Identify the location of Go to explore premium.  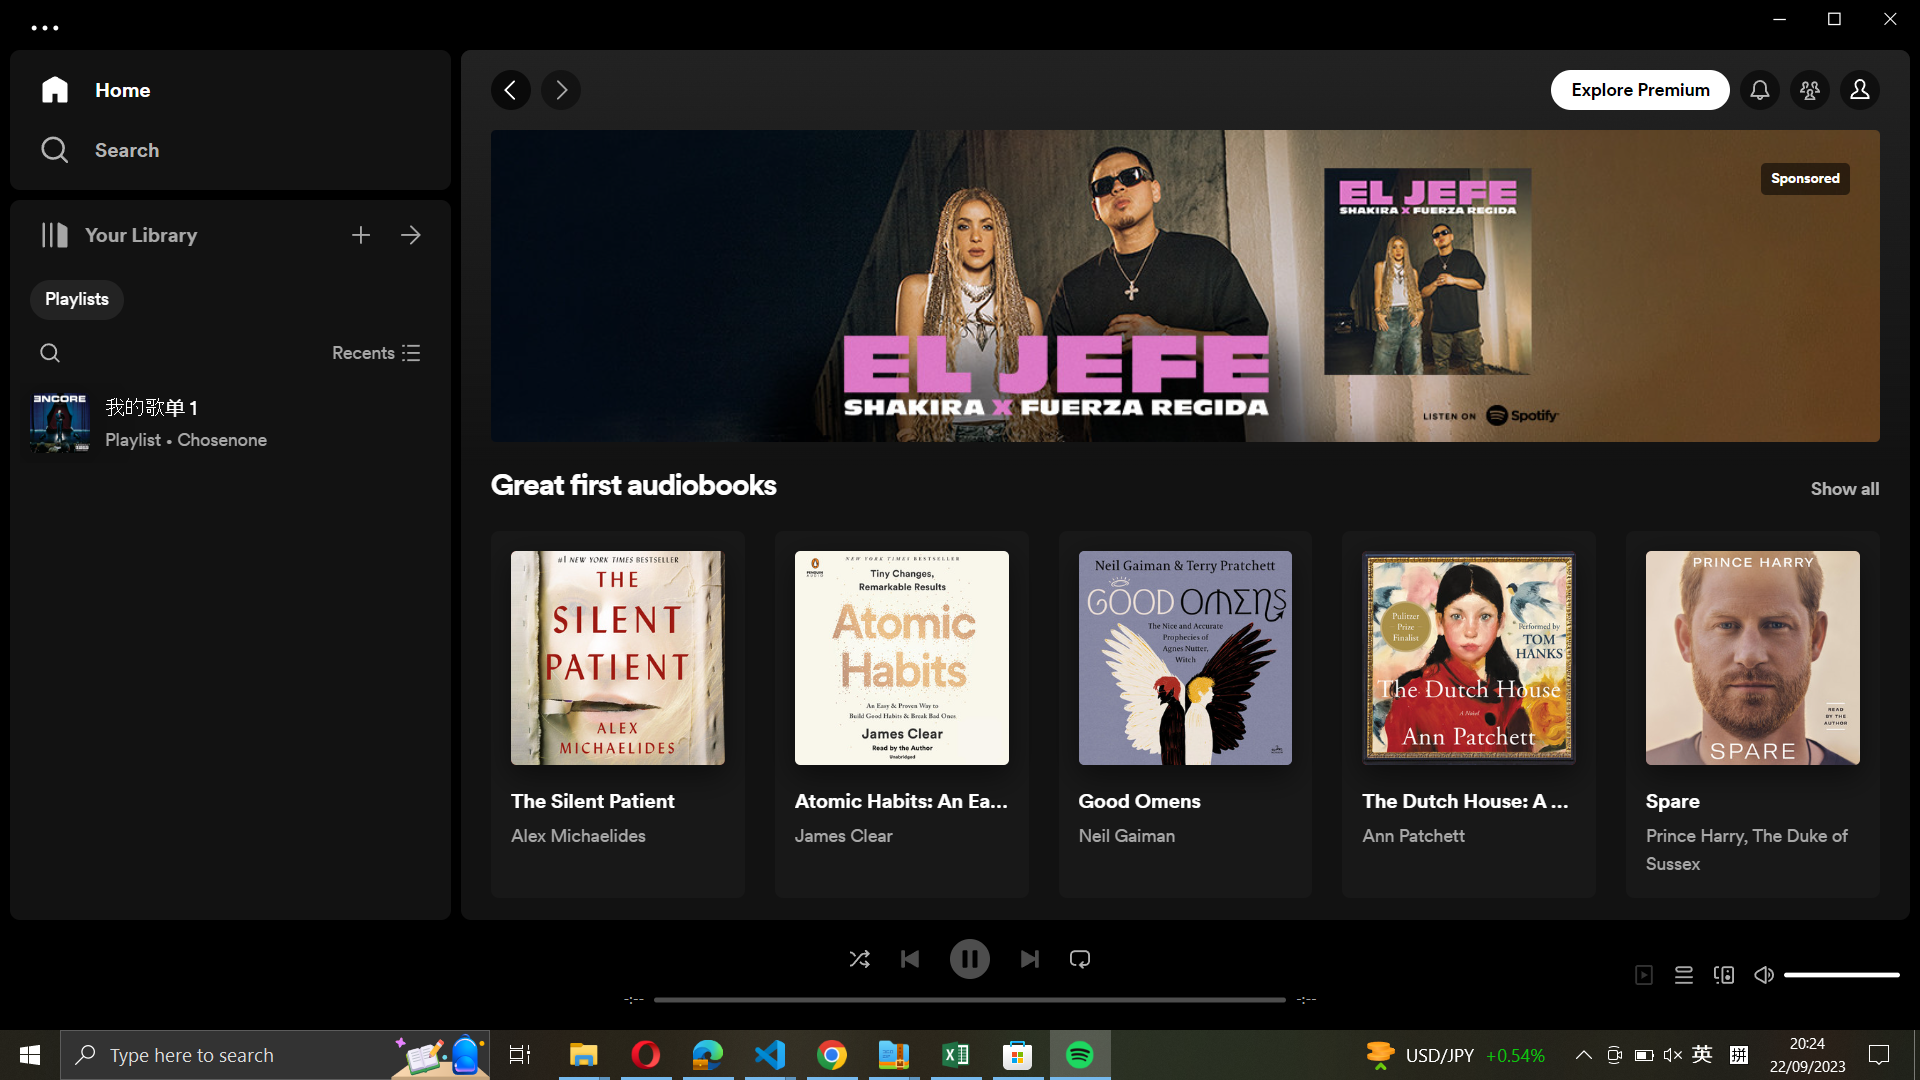
(1642, 88).